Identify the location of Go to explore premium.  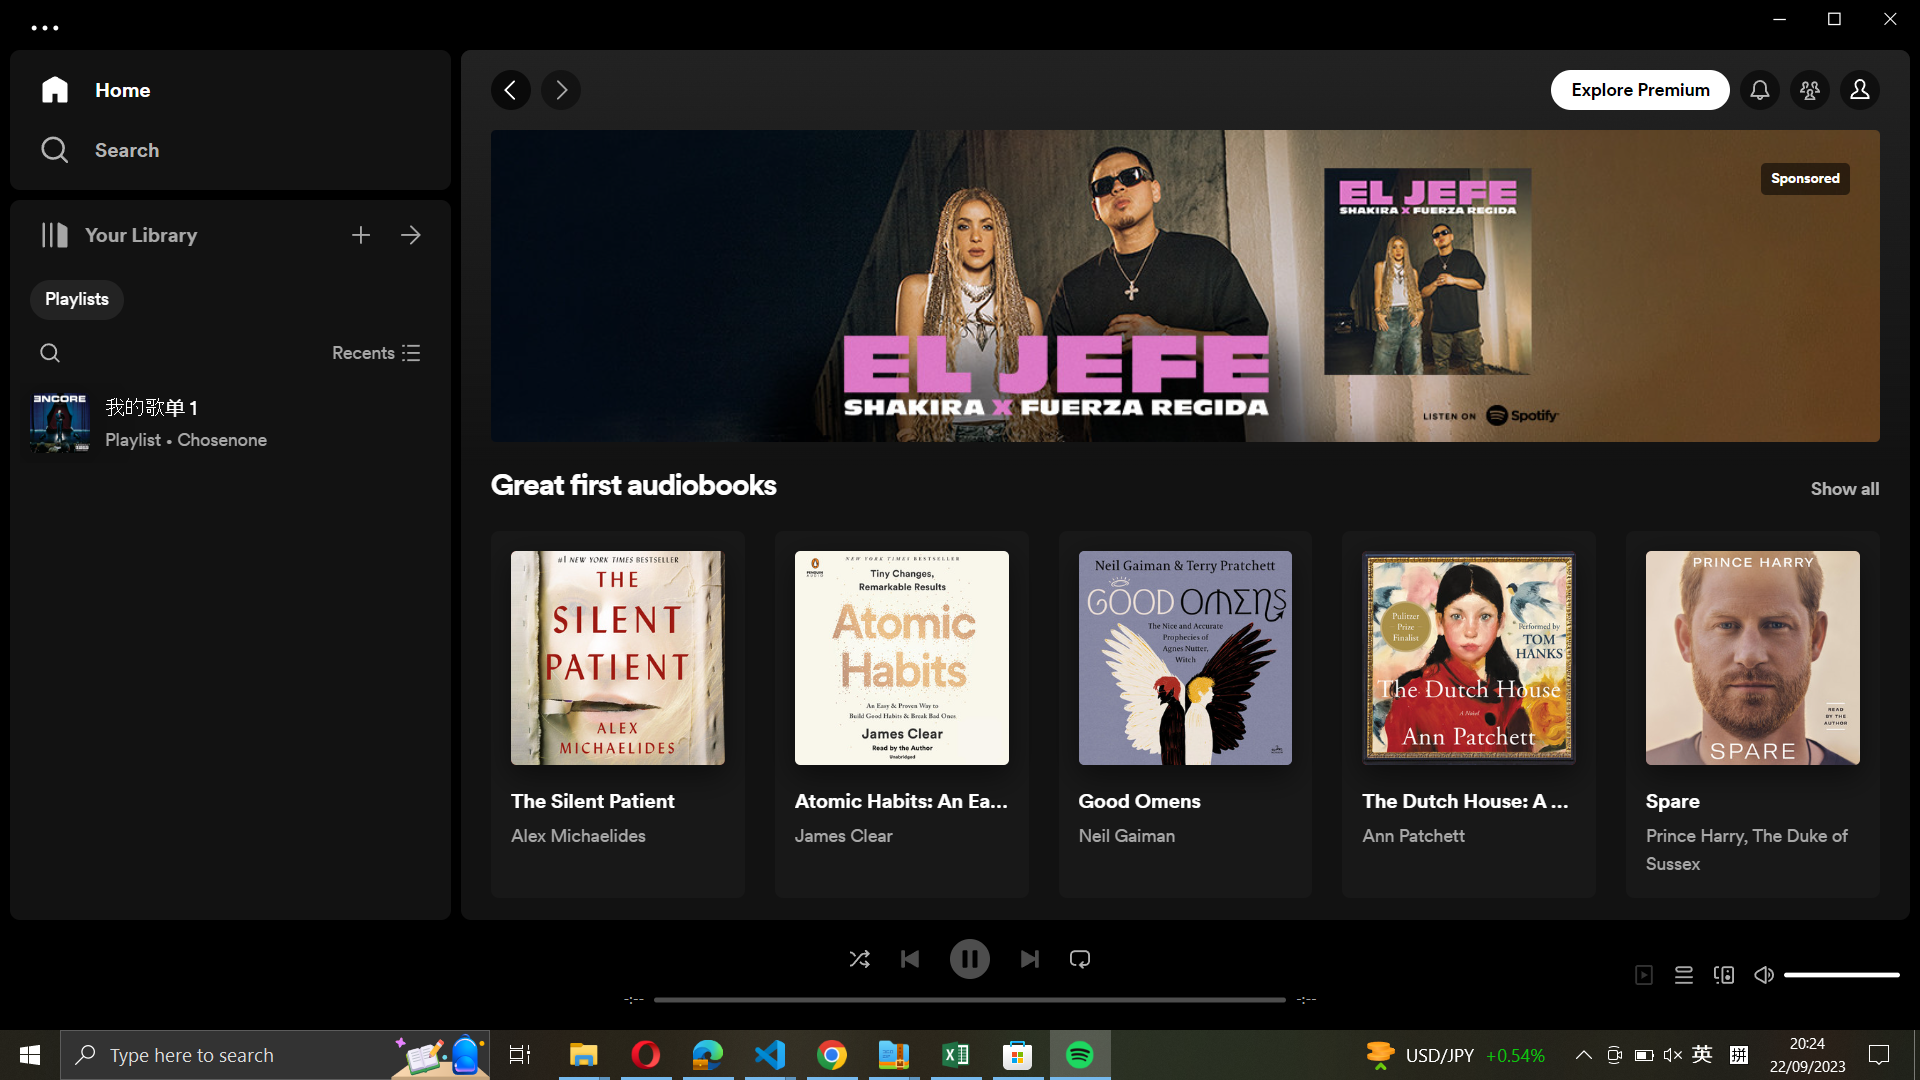
(1642, 88).